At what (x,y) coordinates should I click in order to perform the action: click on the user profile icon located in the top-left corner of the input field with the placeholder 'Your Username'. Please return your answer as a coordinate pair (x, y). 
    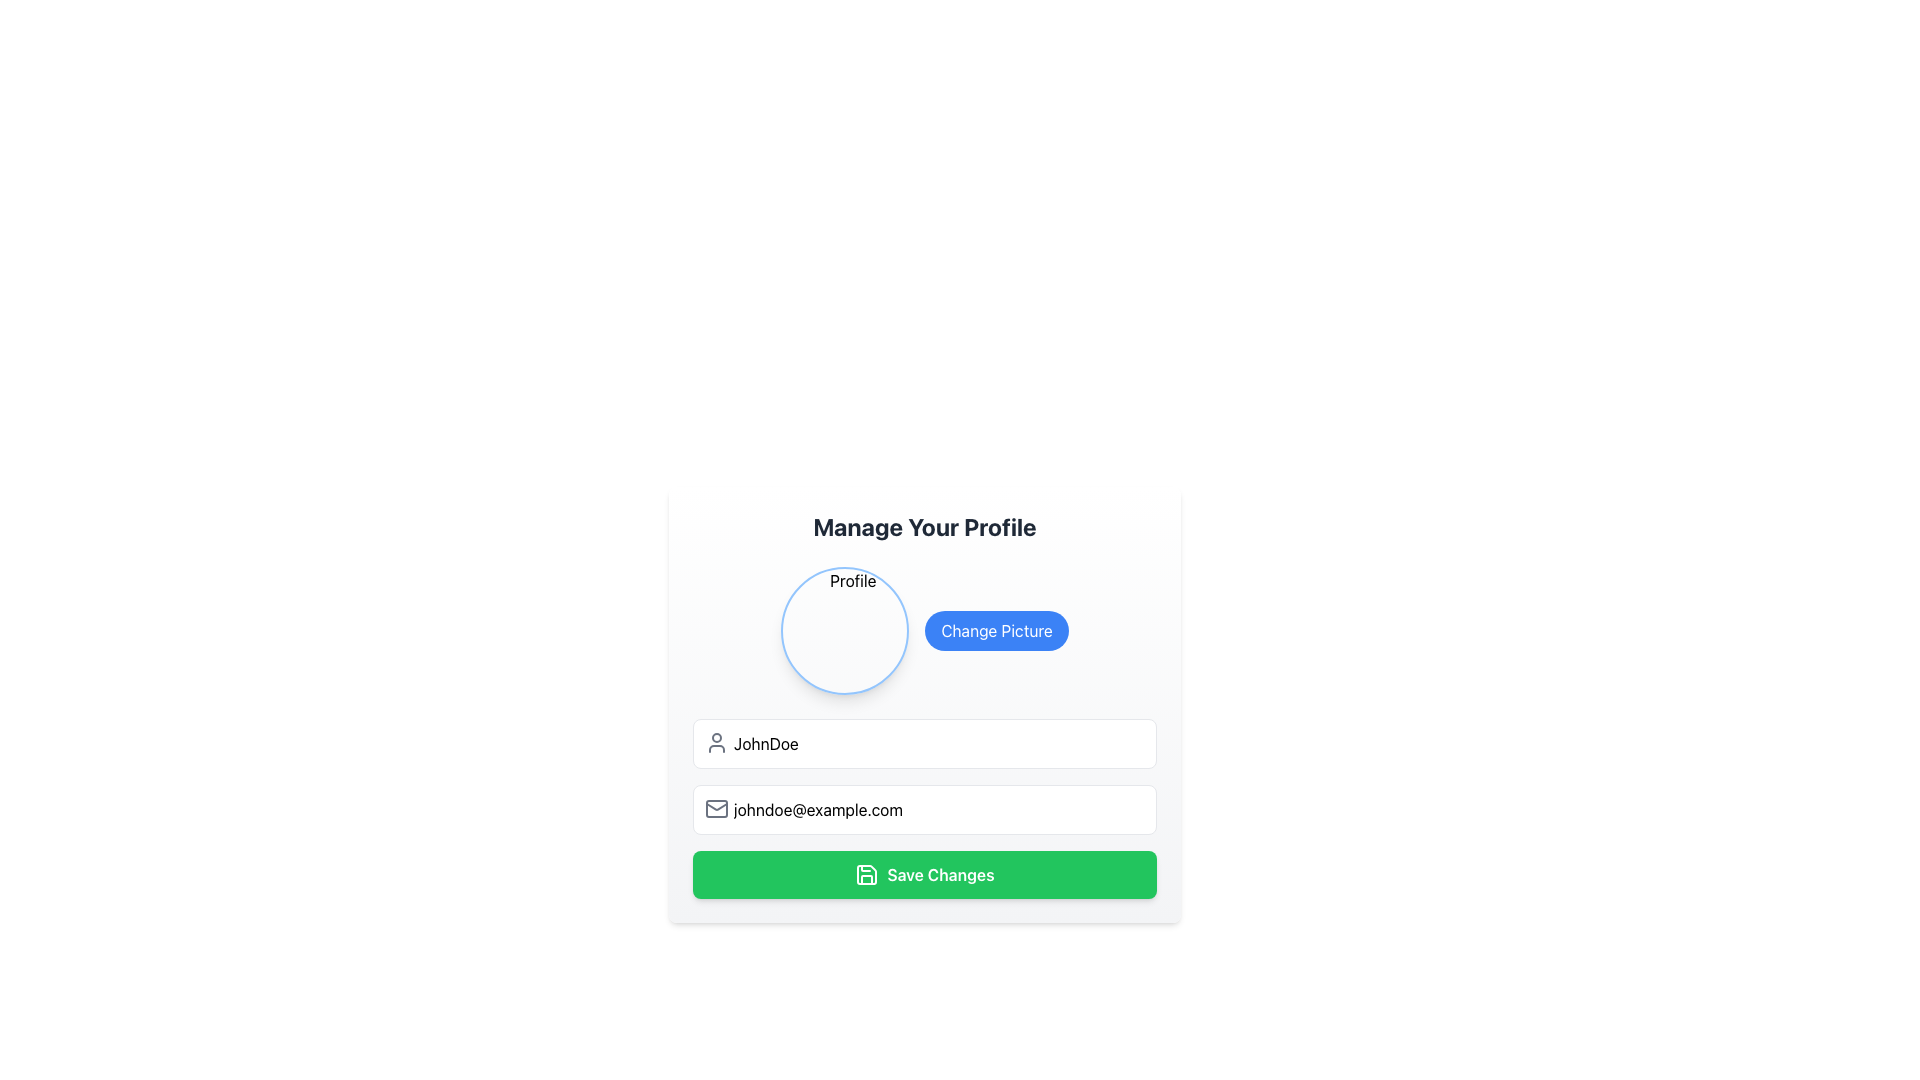
    Looking at the image, I should click on (716, 743).